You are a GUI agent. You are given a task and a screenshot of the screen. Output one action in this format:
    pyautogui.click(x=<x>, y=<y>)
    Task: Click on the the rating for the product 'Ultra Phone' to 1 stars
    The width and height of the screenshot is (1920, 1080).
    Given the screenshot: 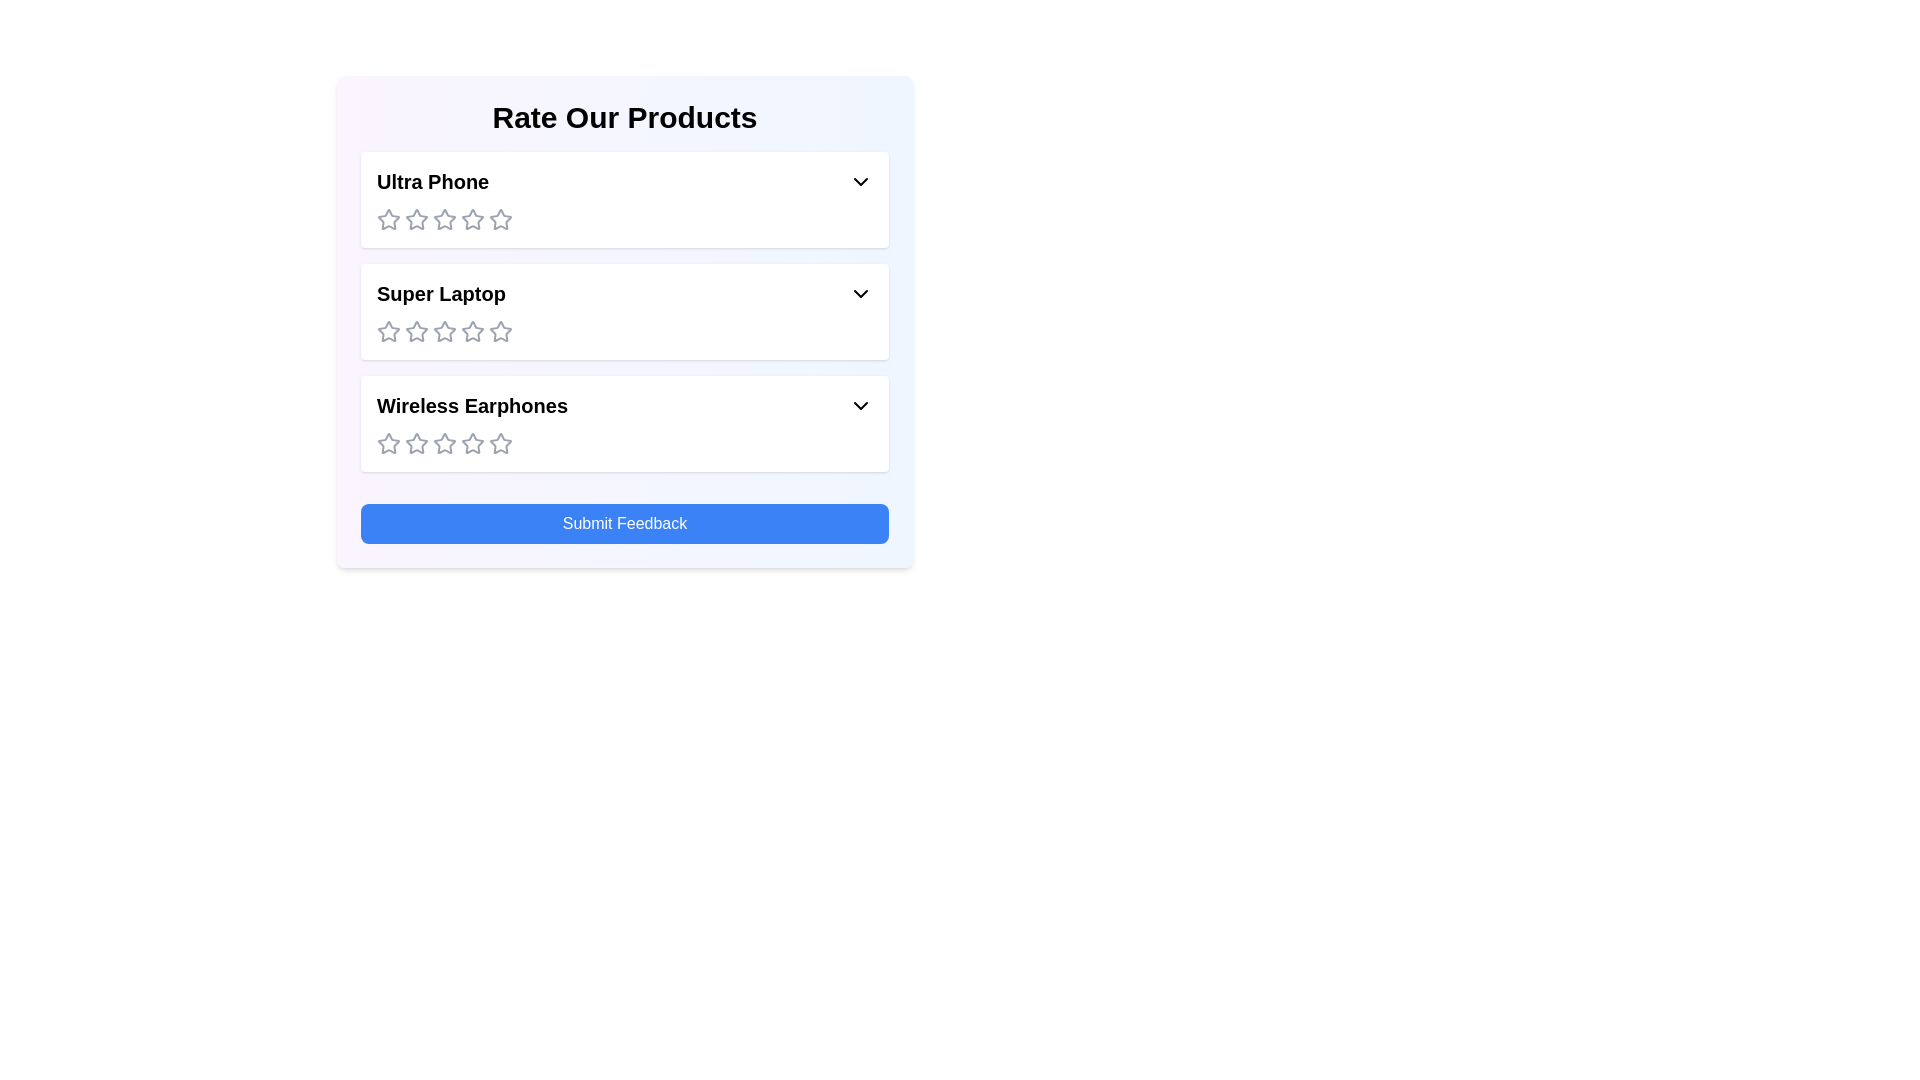 What is the action you would take?
    pyautogui.click(x=388, y=219)
    